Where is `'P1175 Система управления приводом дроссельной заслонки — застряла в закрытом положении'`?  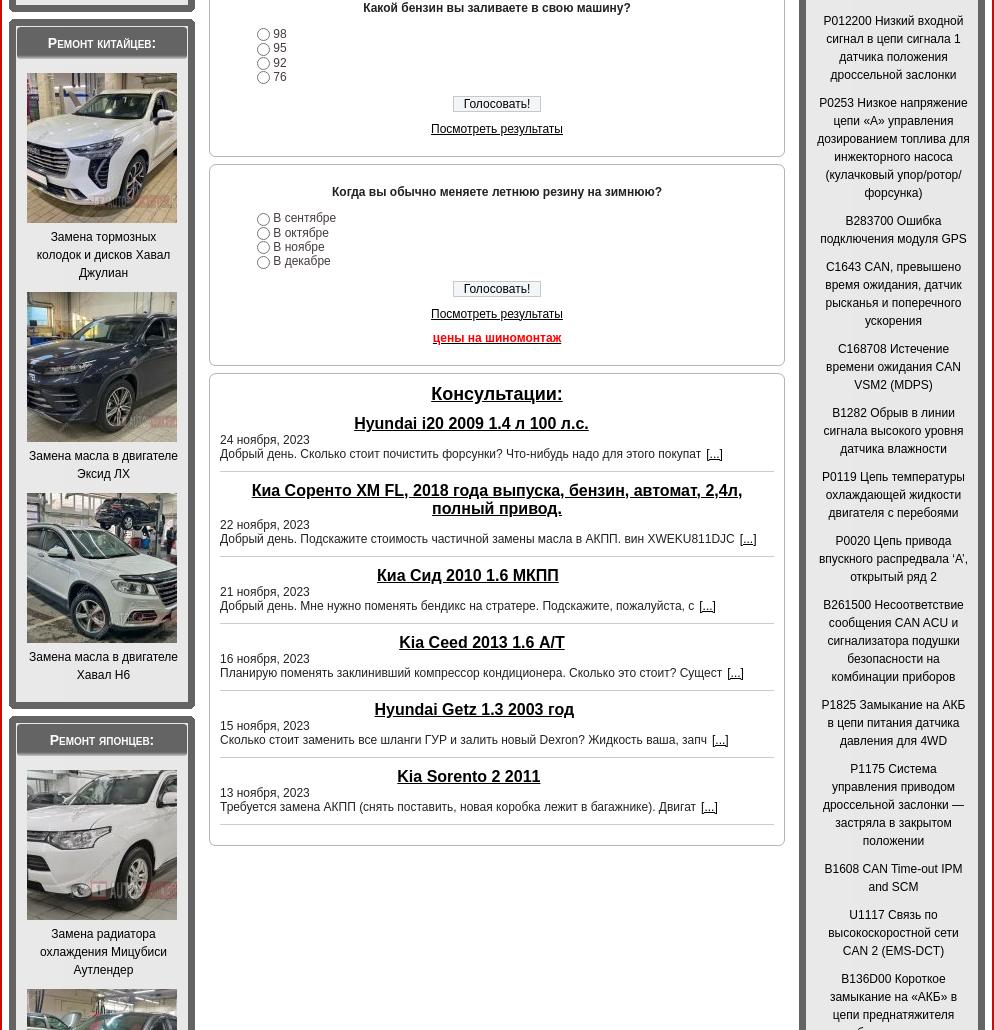
'P1175 Система управления приводом дроссельной заслонки — застряла в закрытом положении' is located at coordinates (821, 804).